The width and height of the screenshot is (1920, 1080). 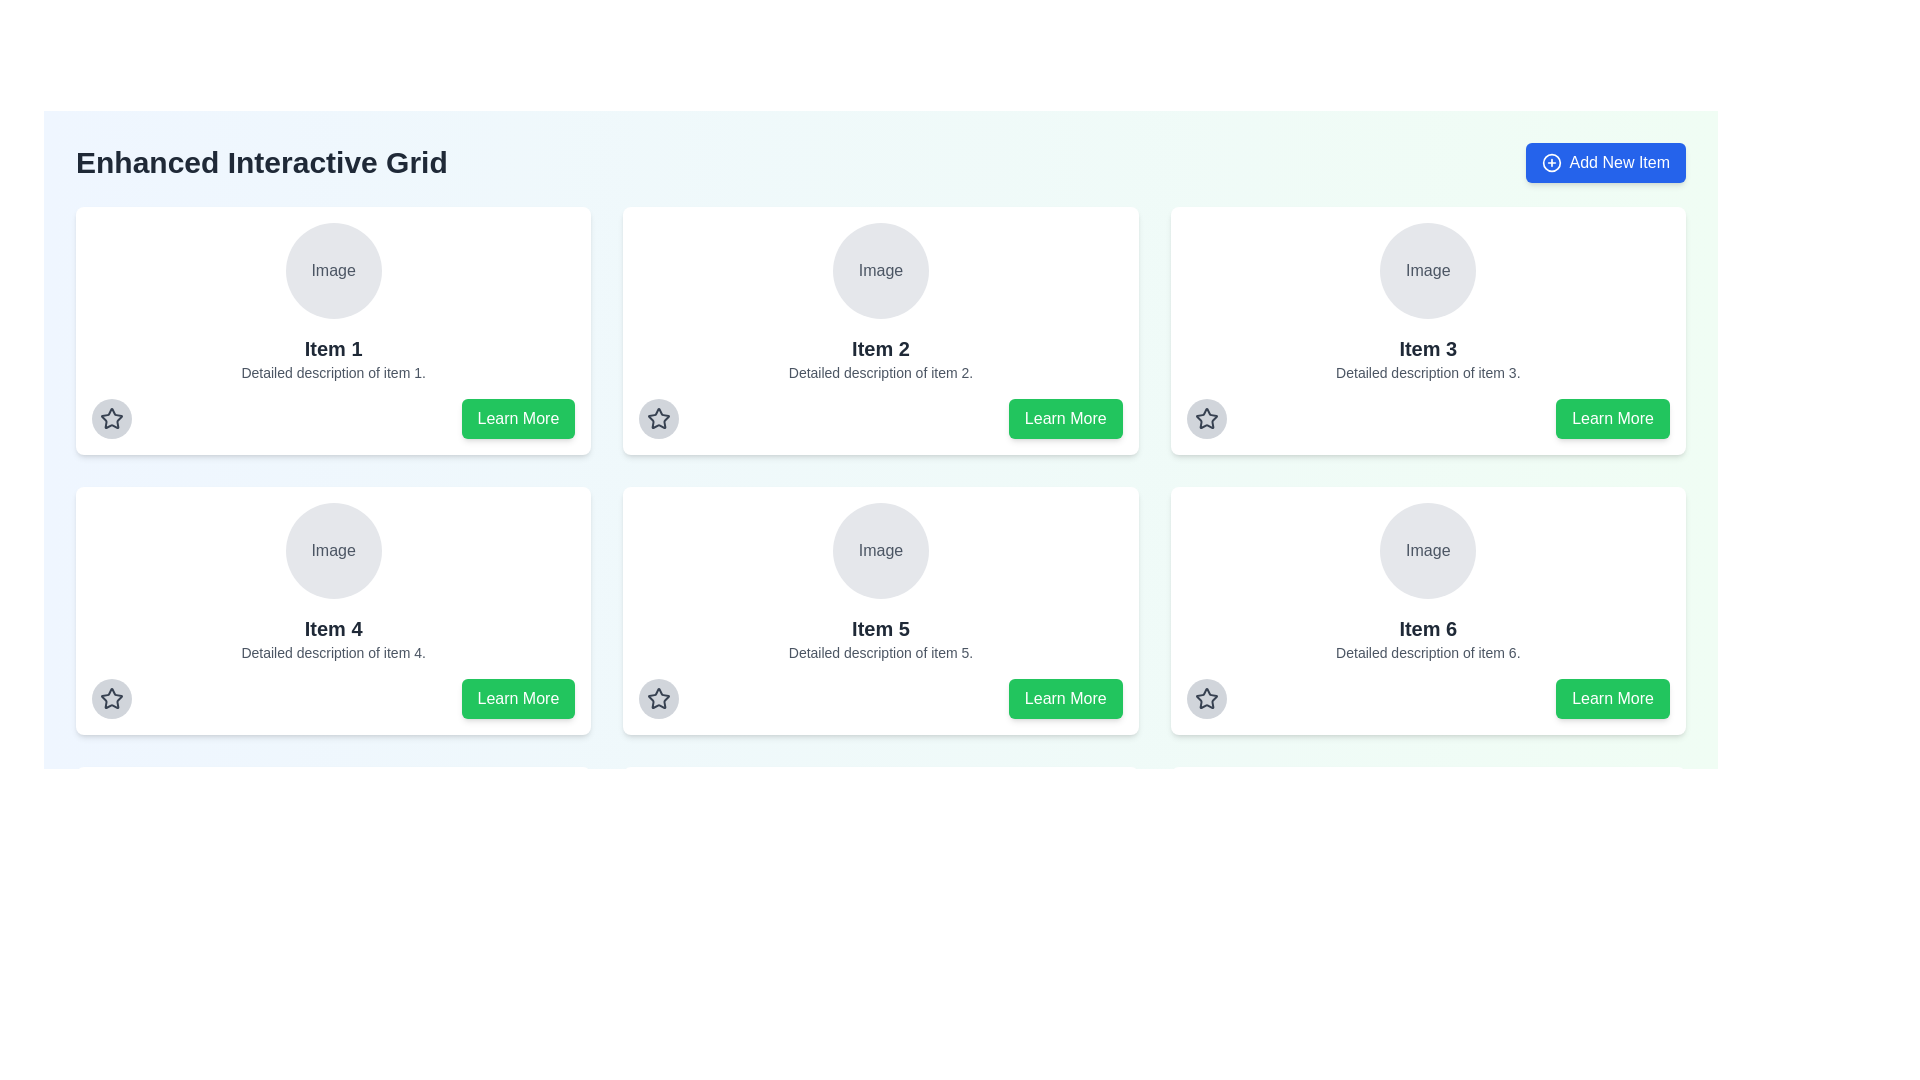 I want to click on the text label 'Item 5', which is styled with a bold and large font, located in the middle column of the second row in a card layout, positioned below an image placeholder and above a descriptive text, so click(x=880, y=627).